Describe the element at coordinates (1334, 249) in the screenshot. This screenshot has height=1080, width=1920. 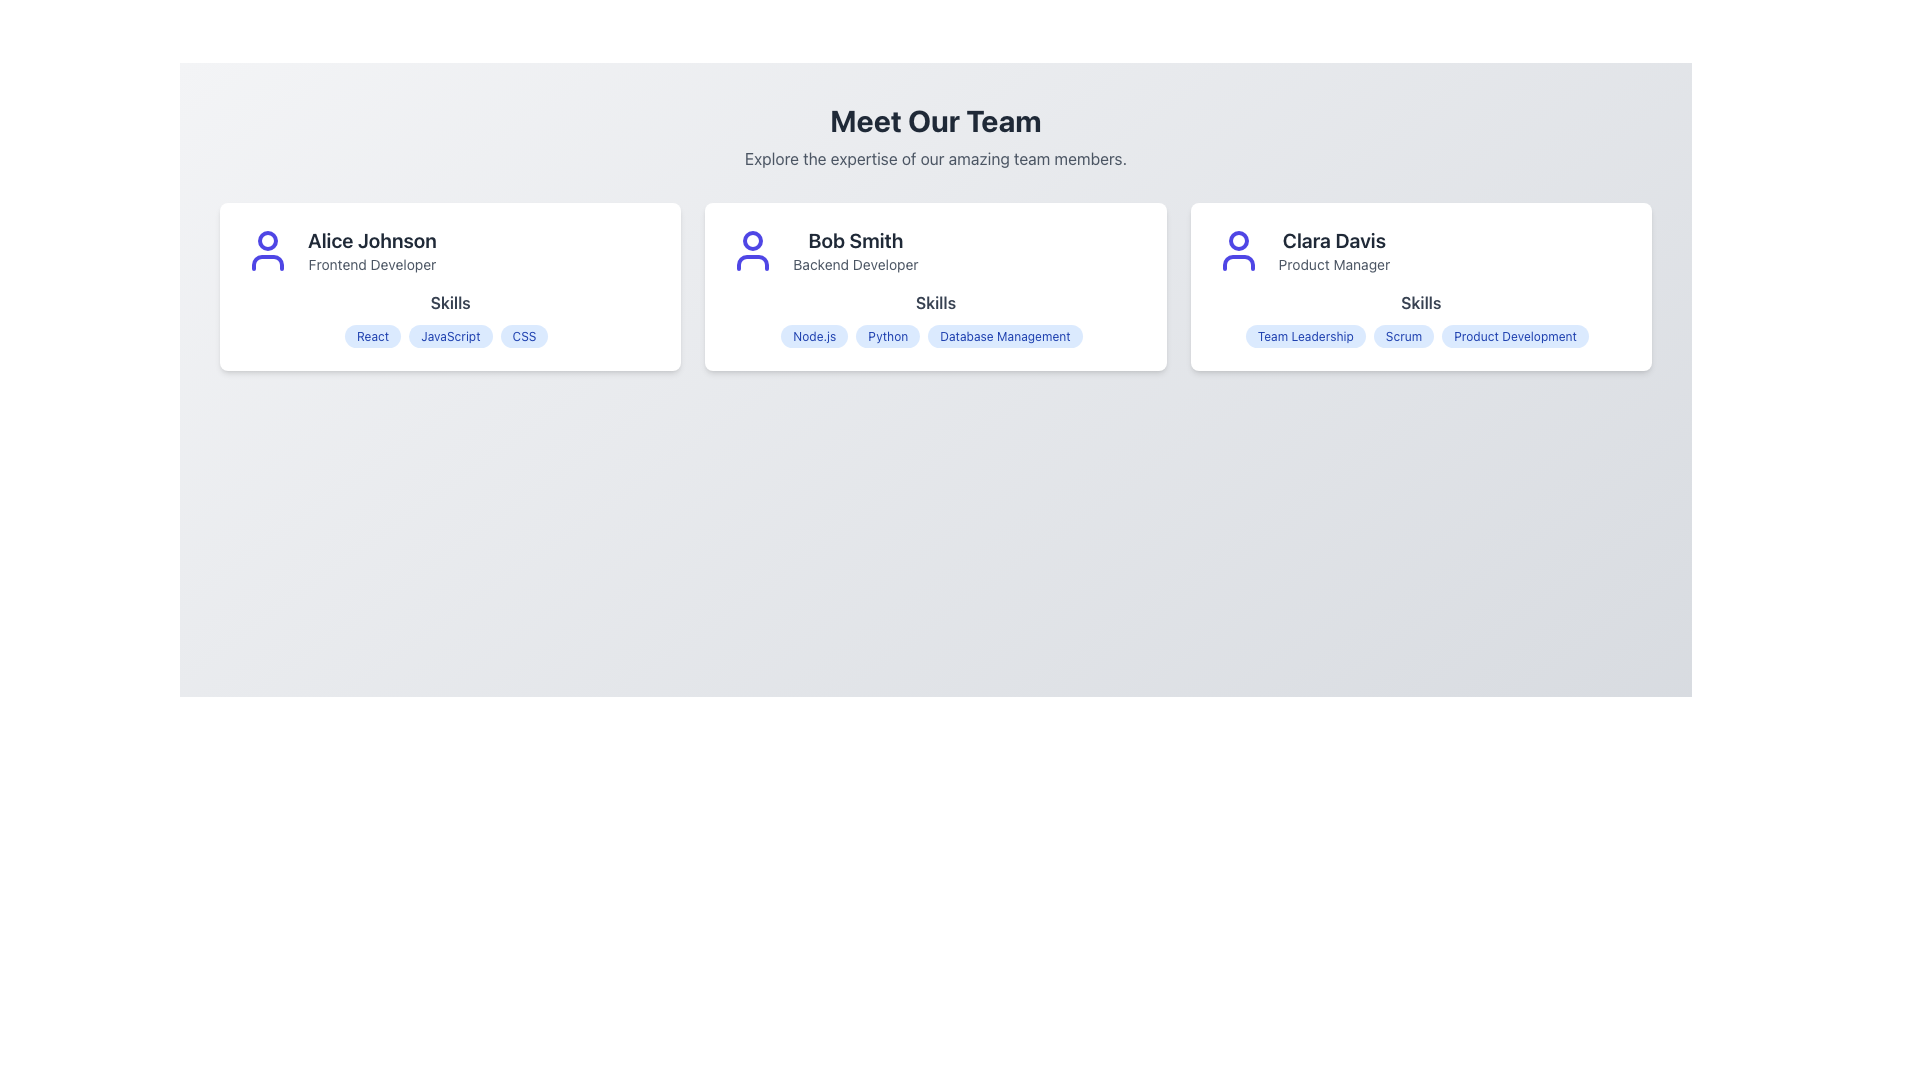
I see `the Text Display element showing 'Clara Davis' and 'Product Manager', which is located in the third card of the team profiles` at that location.